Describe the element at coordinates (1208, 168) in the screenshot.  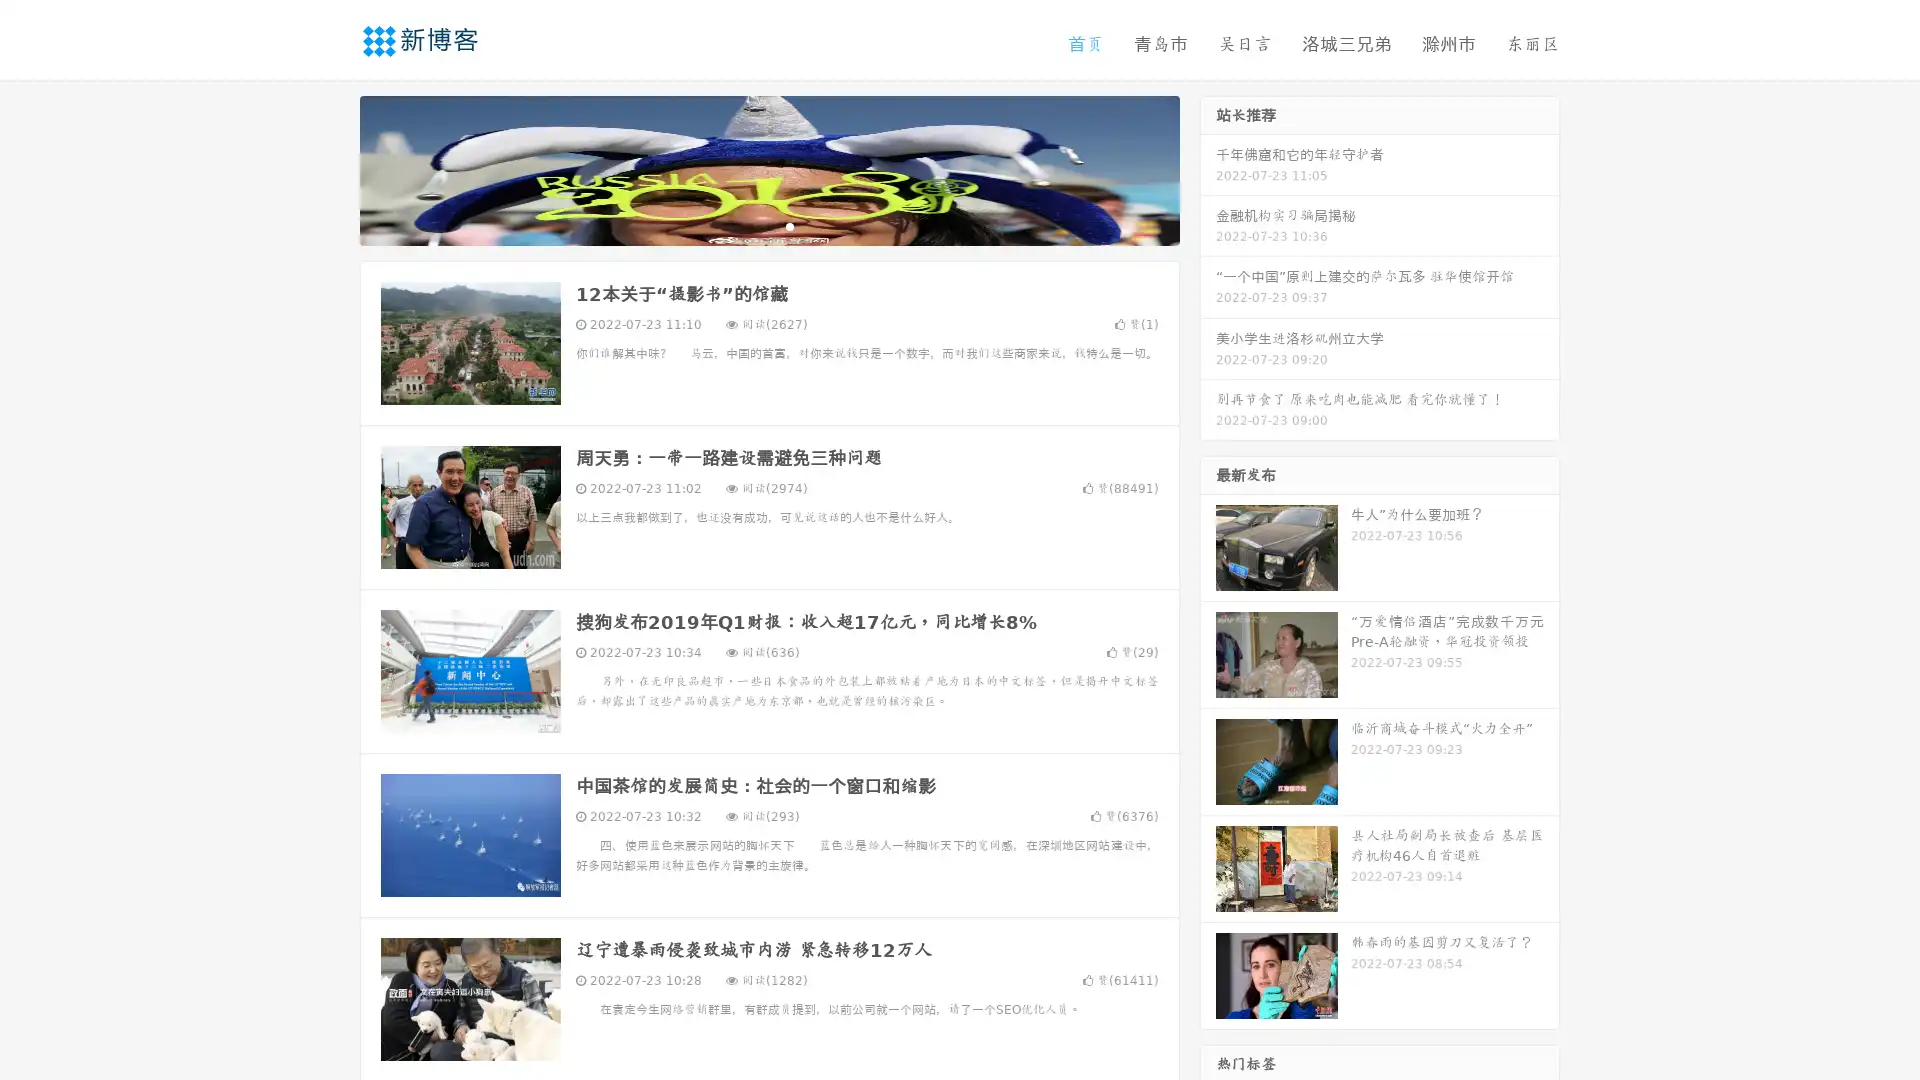
I see `Next slide` at that location.